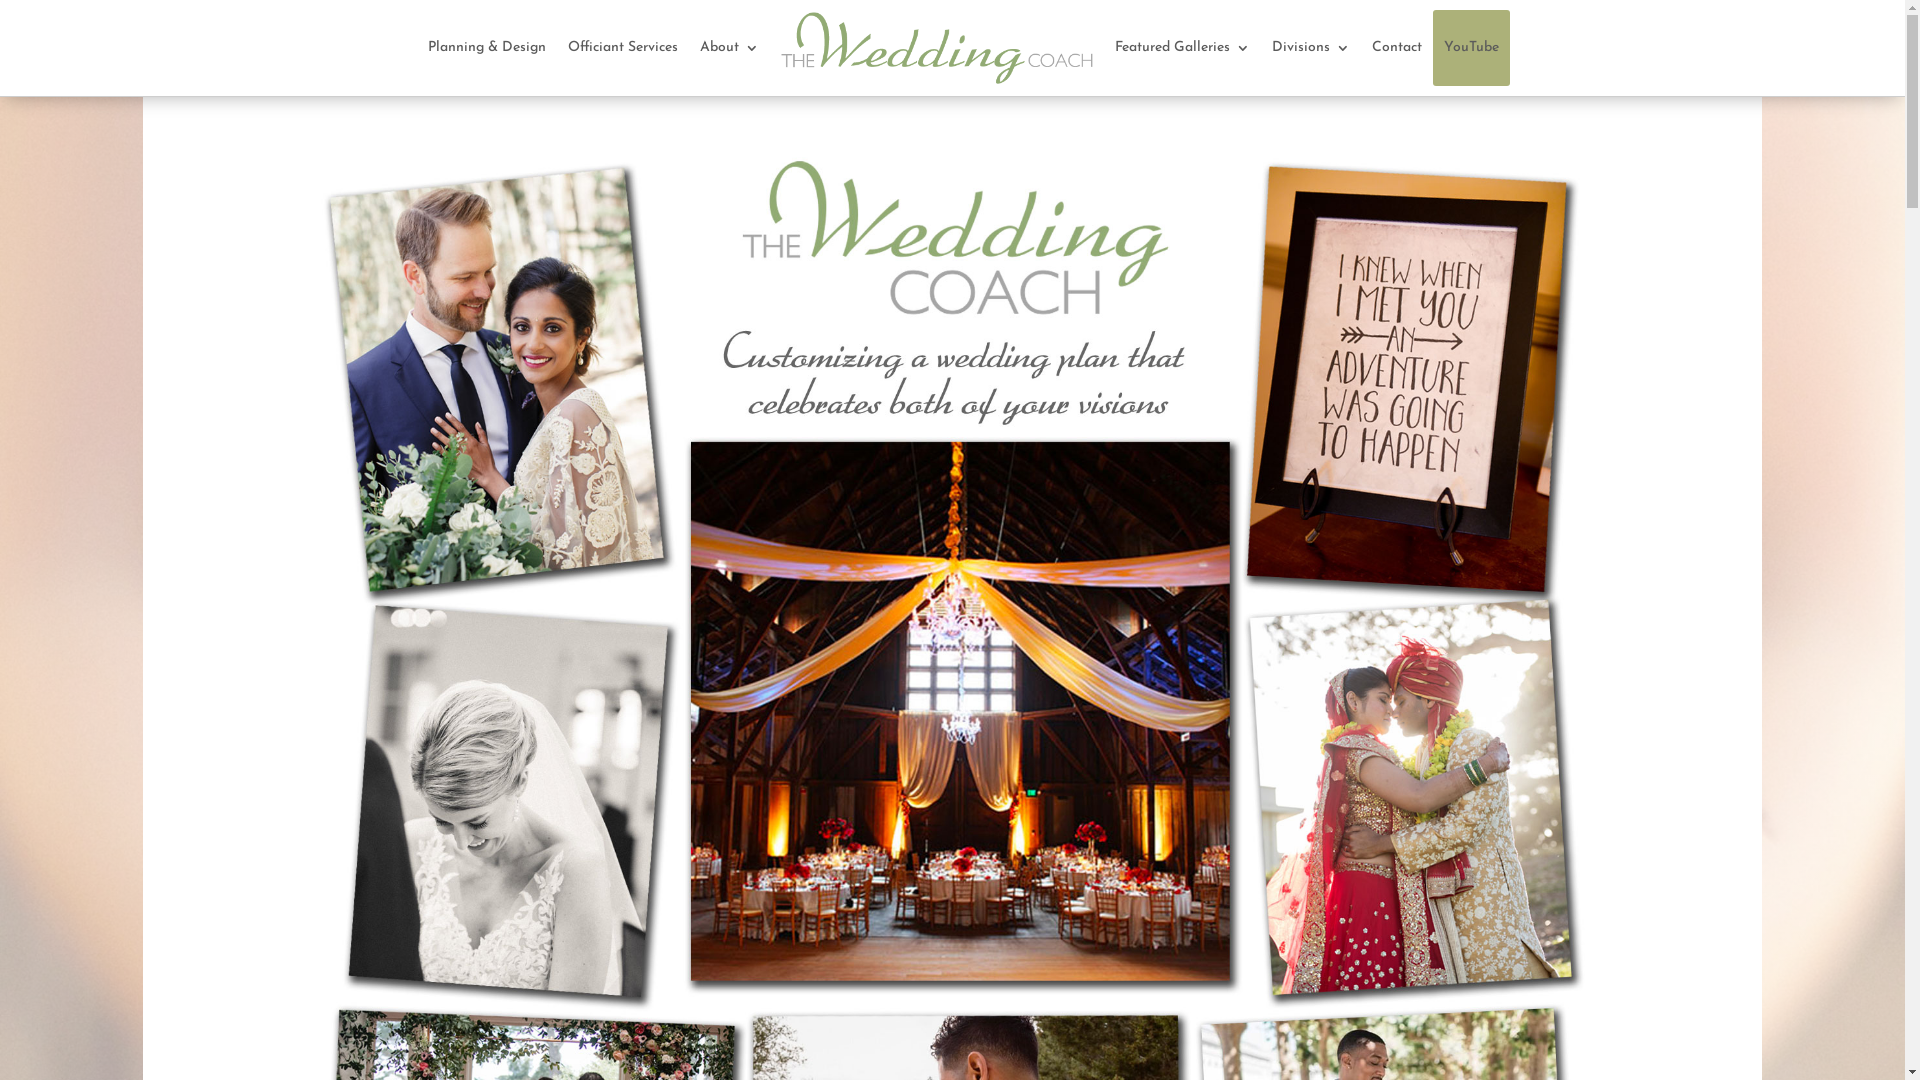 Image resolution: width=1920 pixels, height=1080 pixels. Describe the element at coordinates (728, 46) in the screenshot. I see `'About'` at that location.